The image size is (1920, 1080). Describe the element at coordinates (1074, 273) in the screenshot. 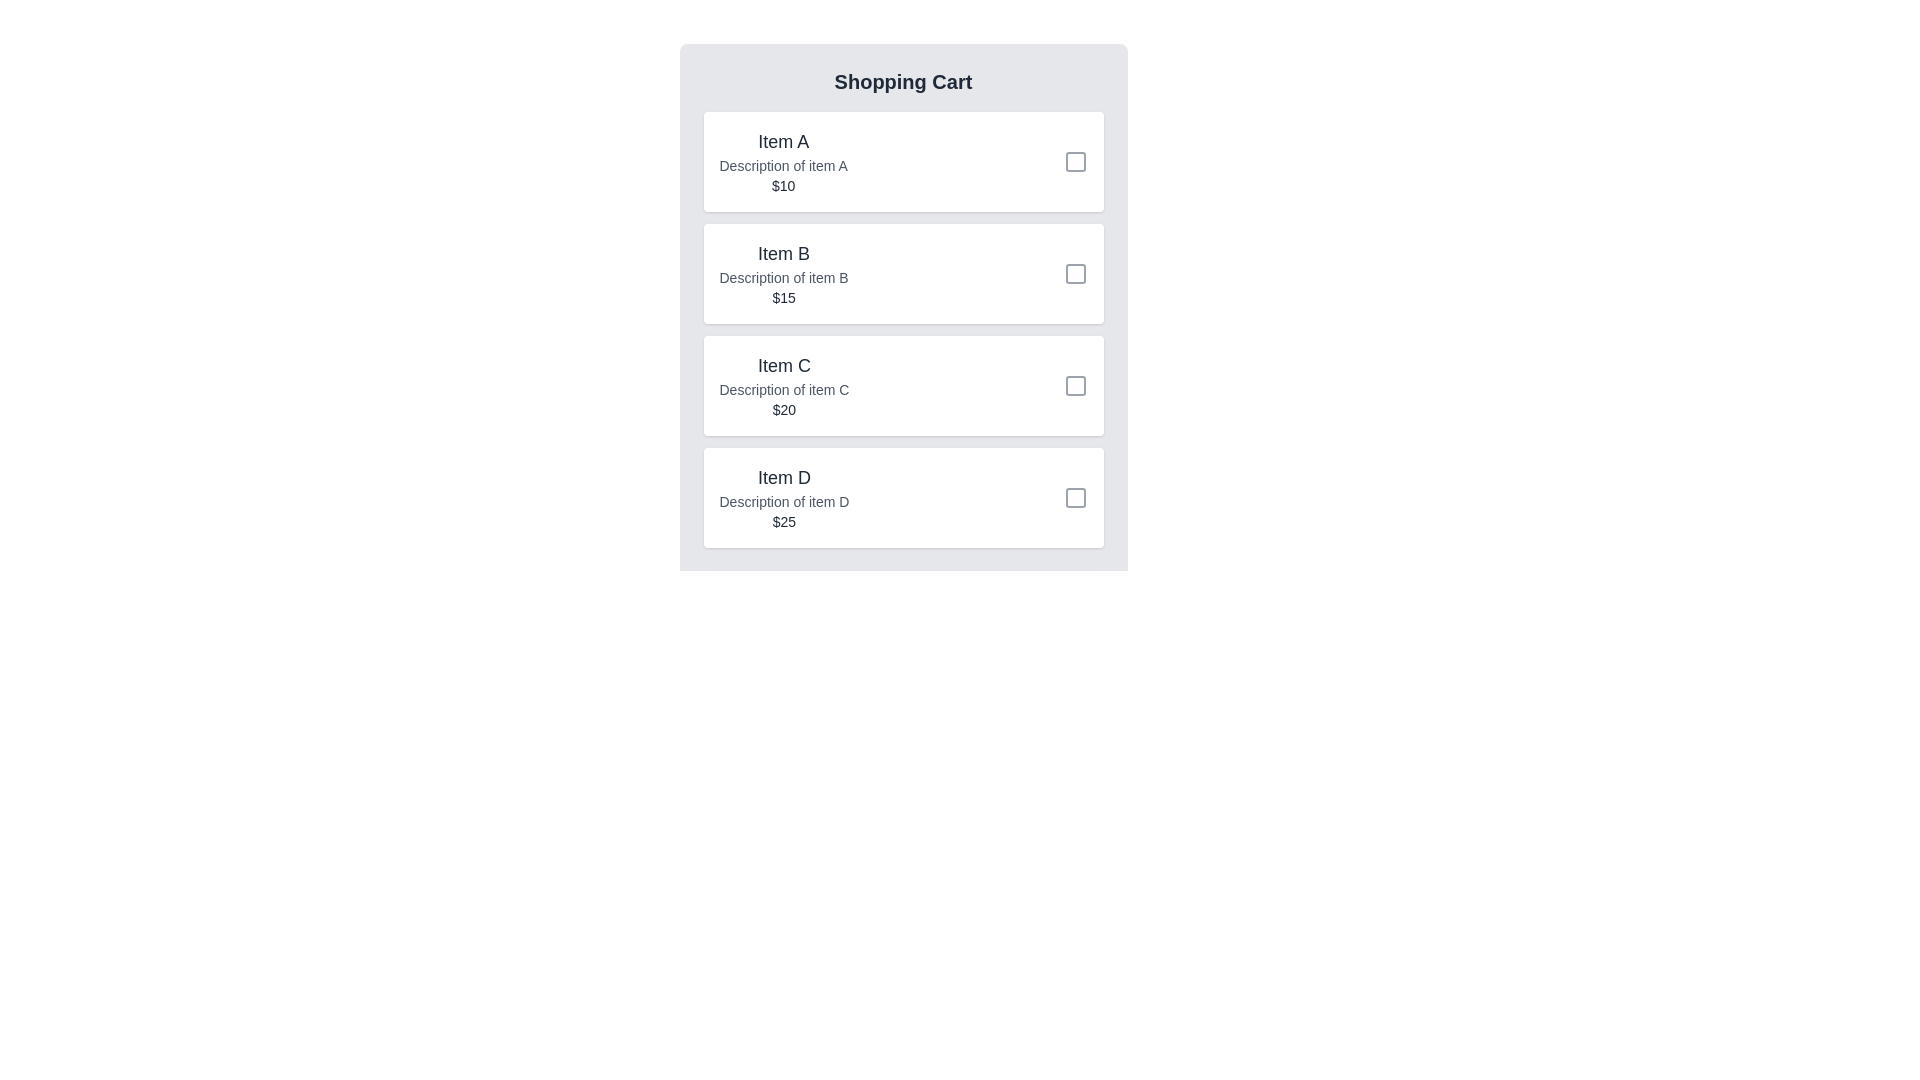

I see `the Checkbox element associated with 'Item B'` at that location.